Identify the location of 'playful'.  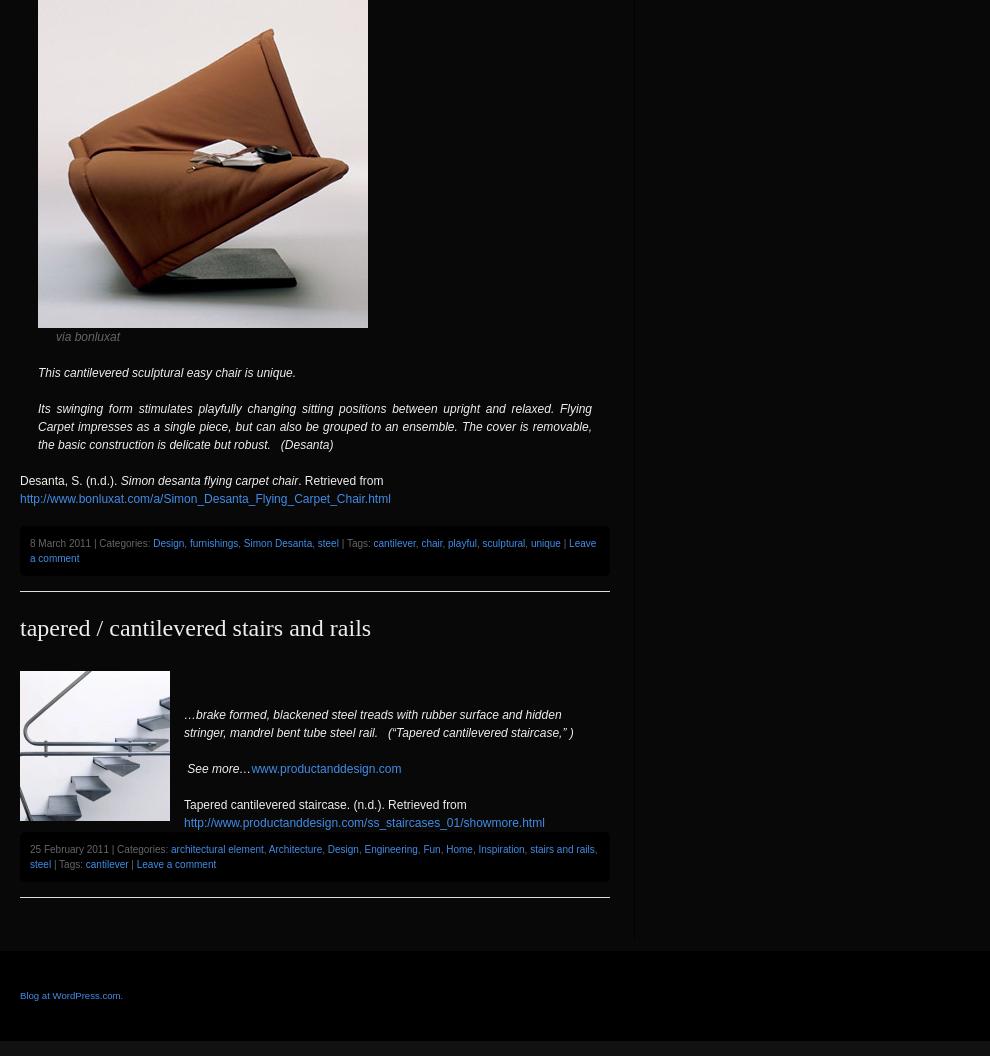
(447, 542).